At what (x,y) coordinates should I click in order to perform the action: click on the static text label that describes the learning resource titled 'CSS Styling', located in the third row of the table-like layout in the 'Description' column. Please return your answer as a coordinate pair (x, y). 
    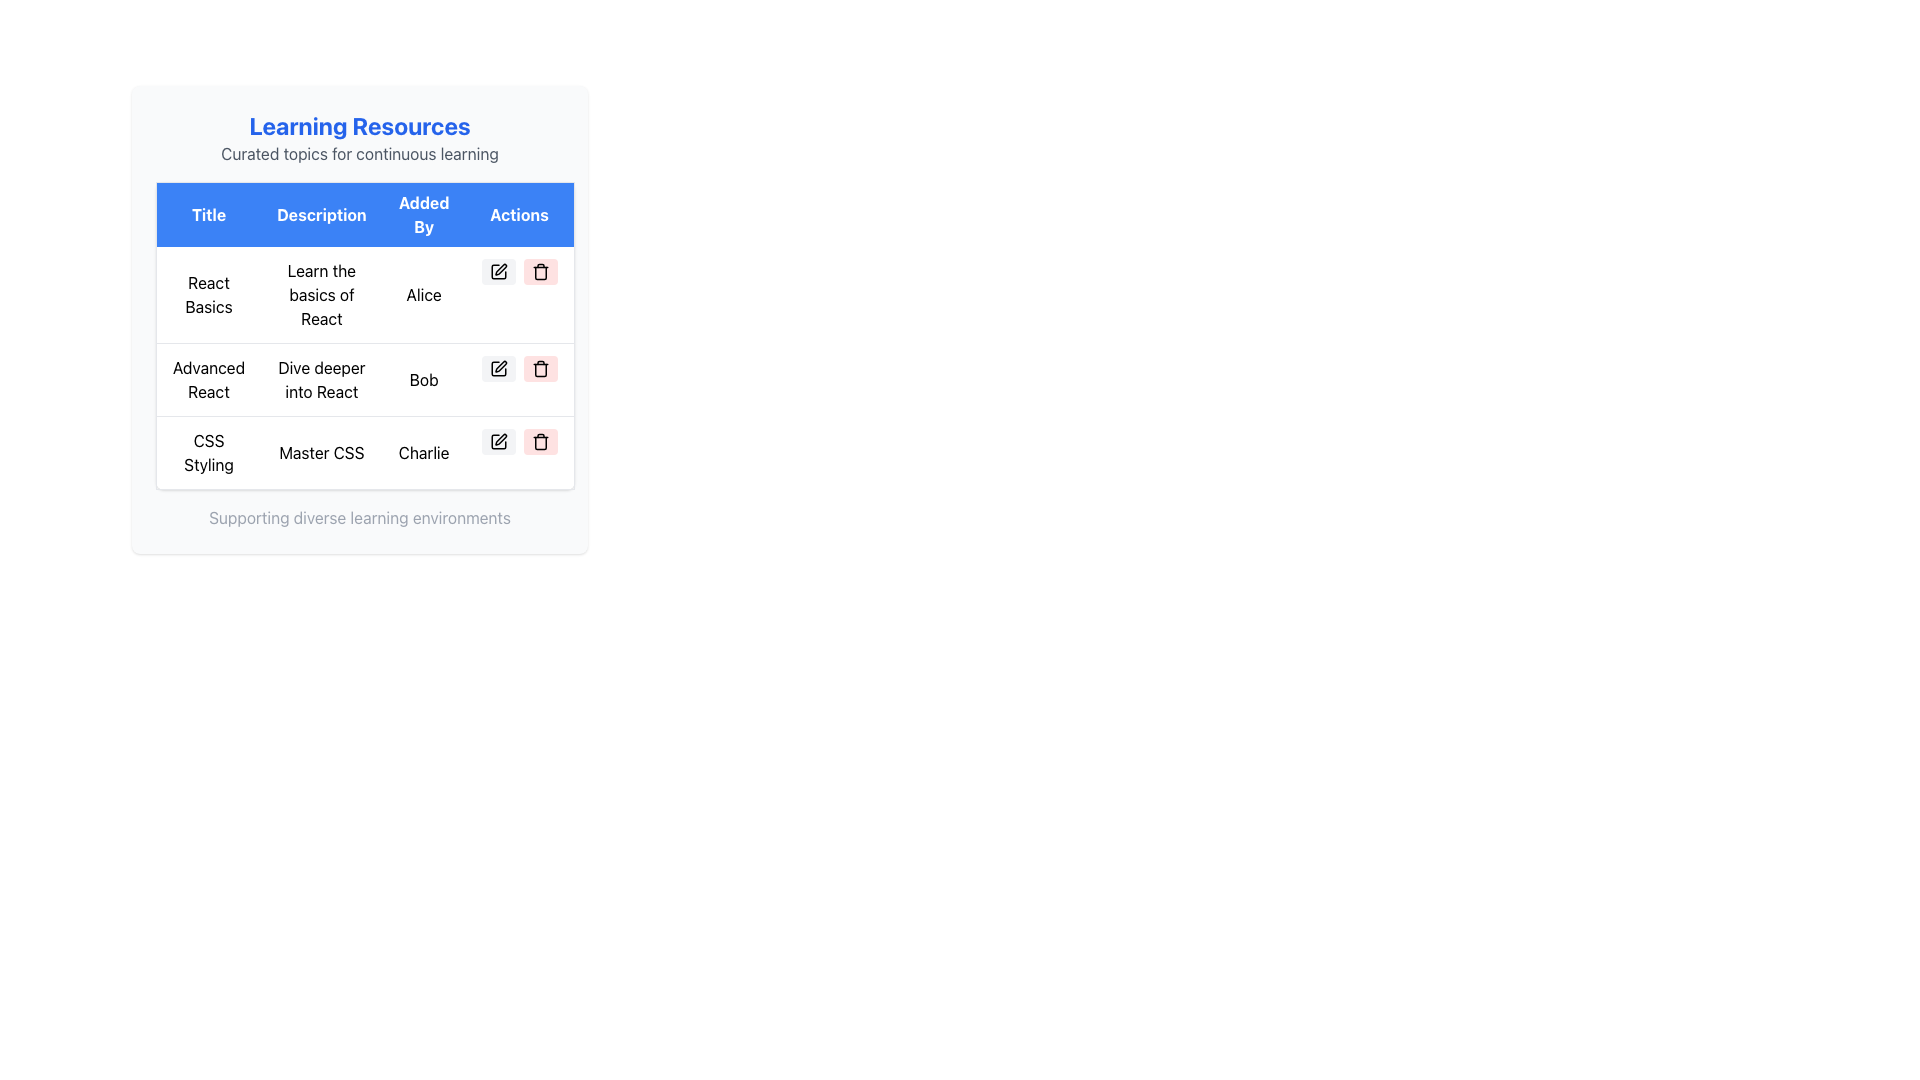
    Looking at the image, I should click on (321, 452).